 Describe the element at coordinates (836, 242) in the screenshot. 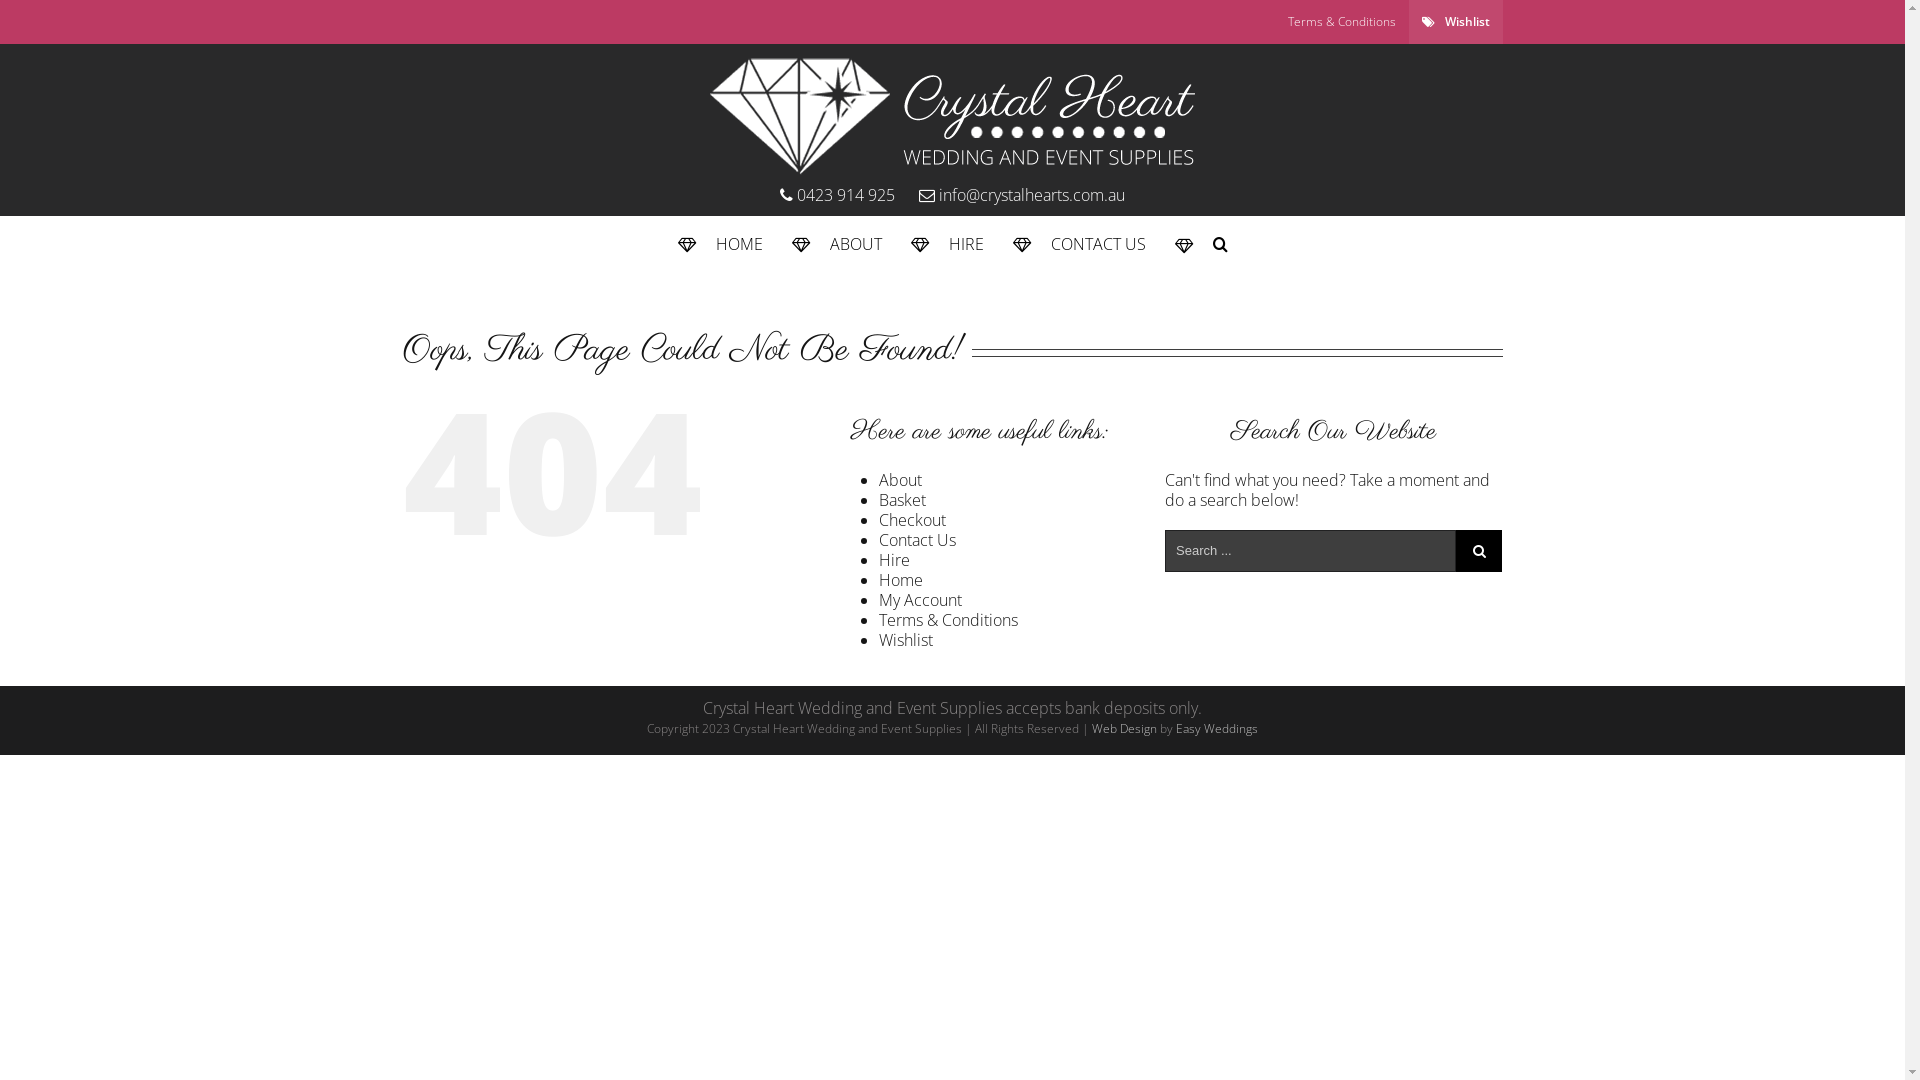

I see `'ABOUT'` at that location.